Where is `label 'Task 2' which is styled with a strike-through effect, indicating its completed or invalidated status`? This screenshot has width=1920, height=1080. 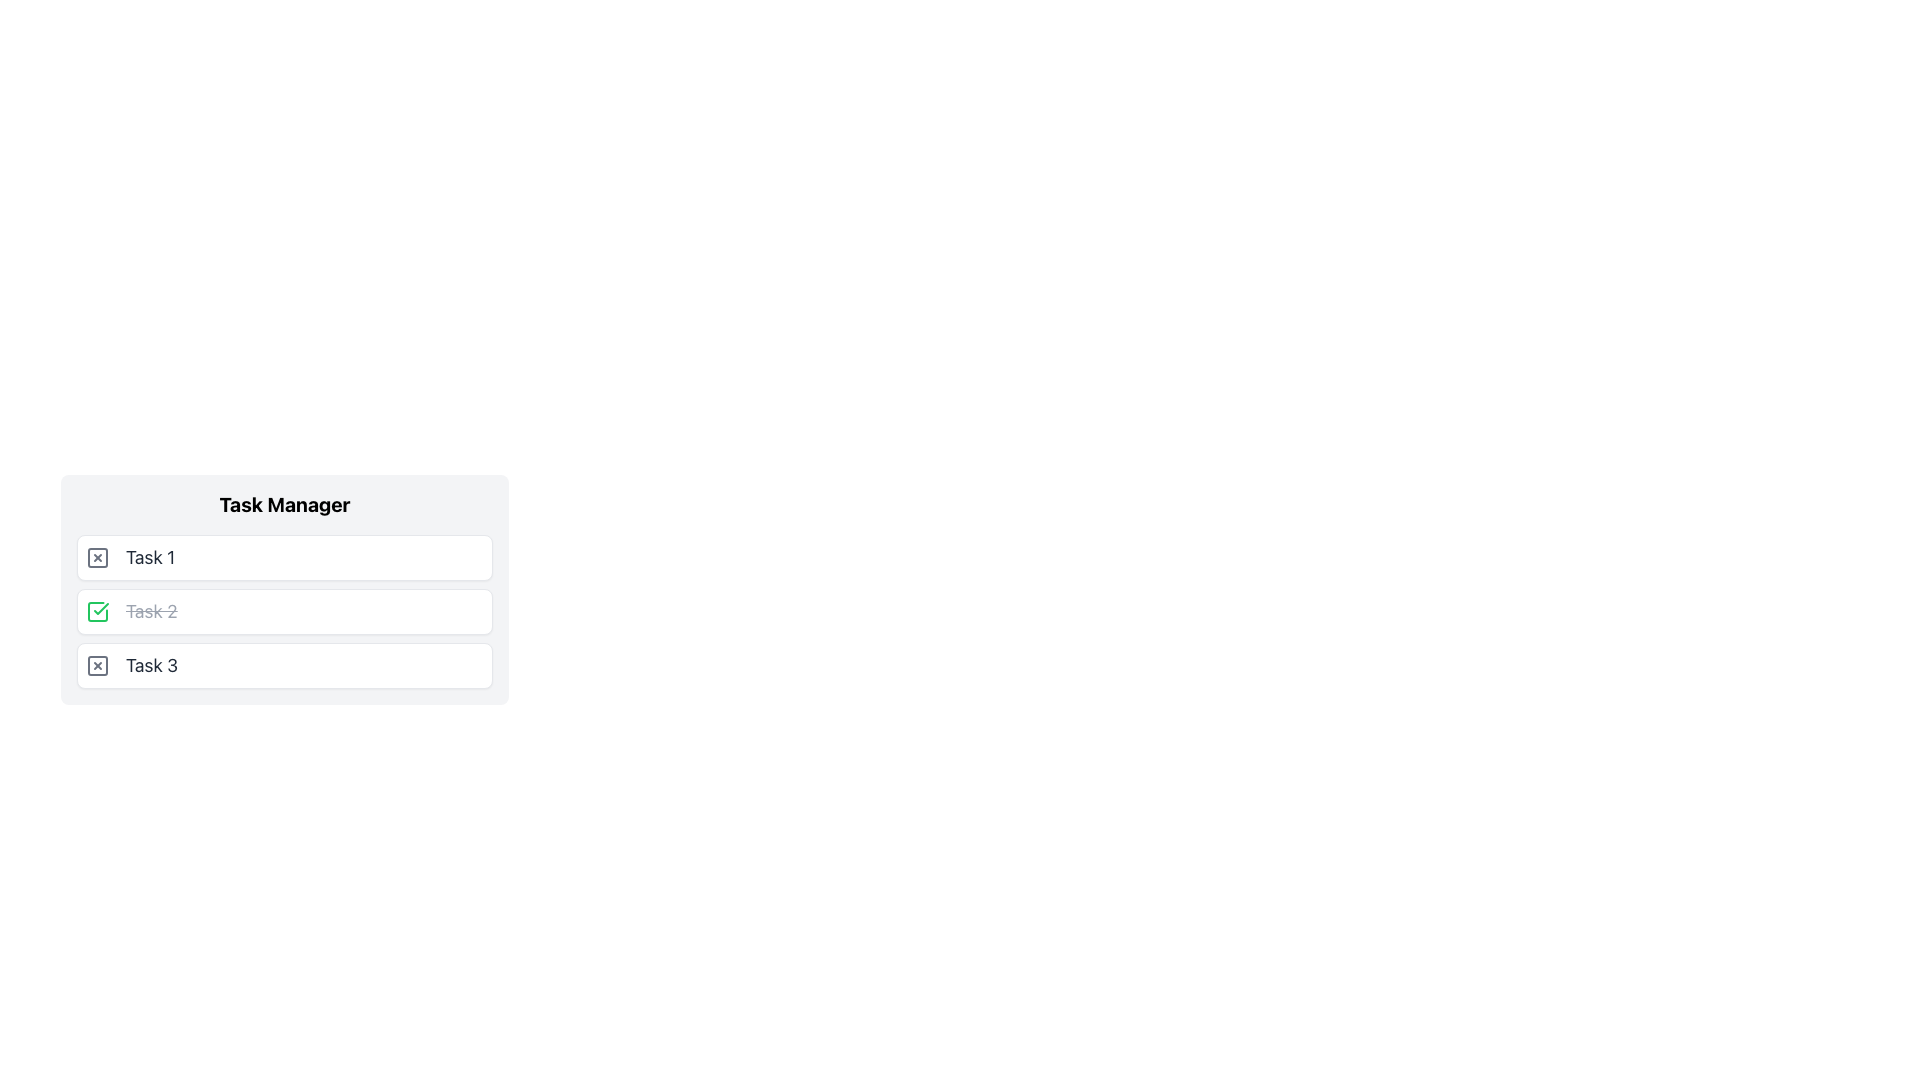
label 'Task 2' which is styled with a strike-through effect, indicating its completed or invalidated status is located at coordinates (150, 611).